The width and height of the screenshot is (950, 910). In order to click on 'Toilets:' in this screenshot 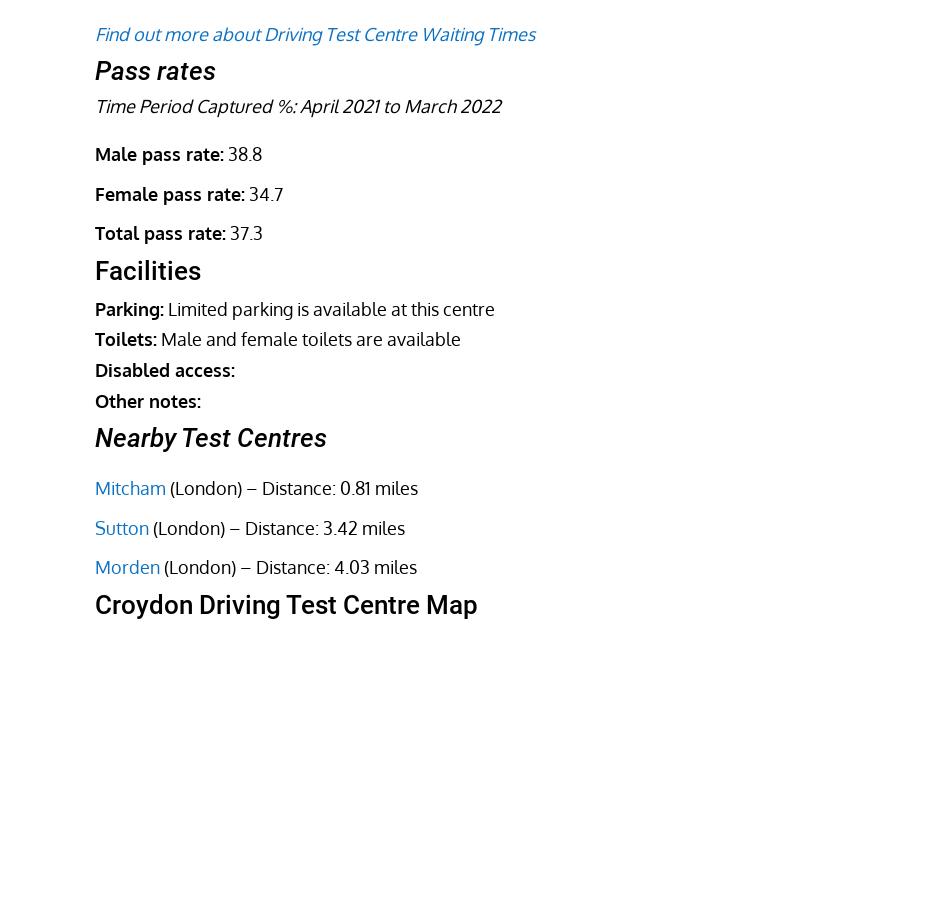, I will do `click(125, 337)`.